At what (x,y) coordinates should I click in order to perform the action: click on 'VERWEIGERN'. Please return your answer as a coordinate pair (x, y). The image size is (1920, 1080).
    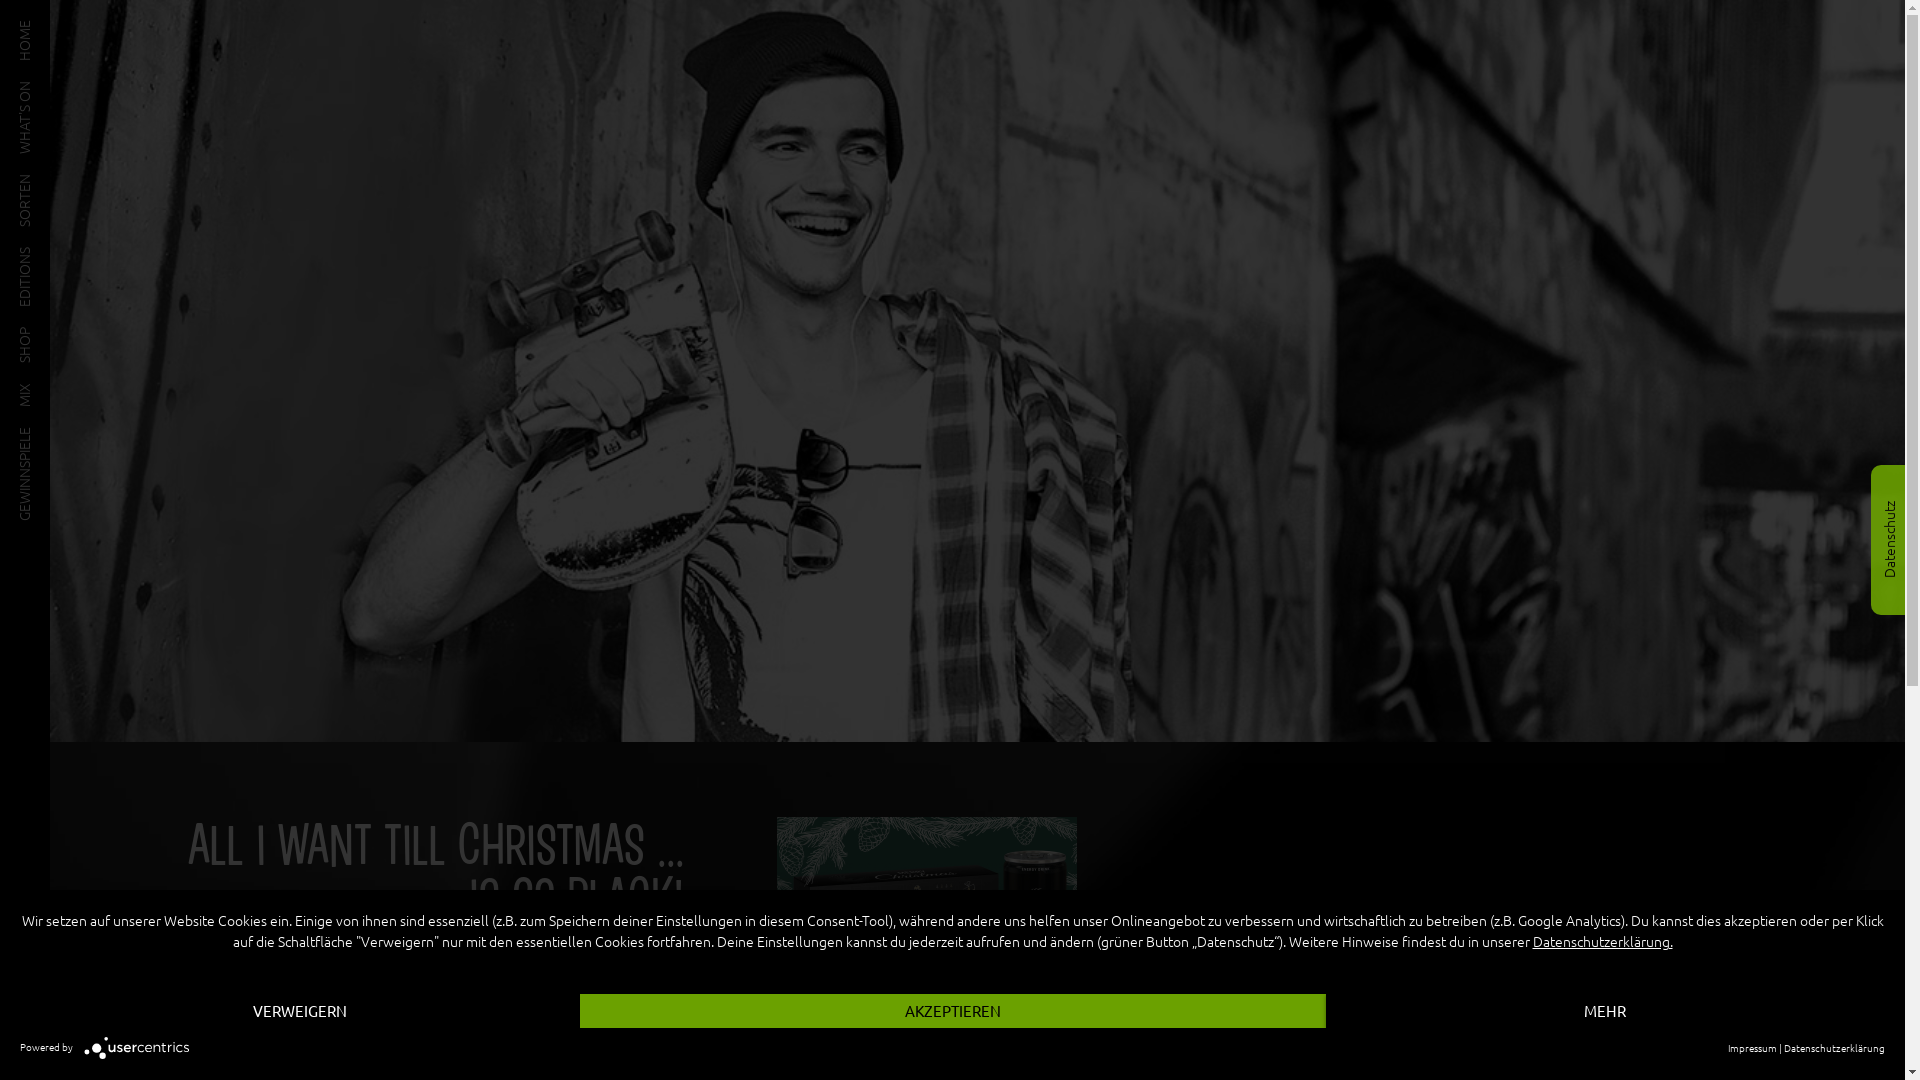
    Looking at the image, I should click on (298, 1011).